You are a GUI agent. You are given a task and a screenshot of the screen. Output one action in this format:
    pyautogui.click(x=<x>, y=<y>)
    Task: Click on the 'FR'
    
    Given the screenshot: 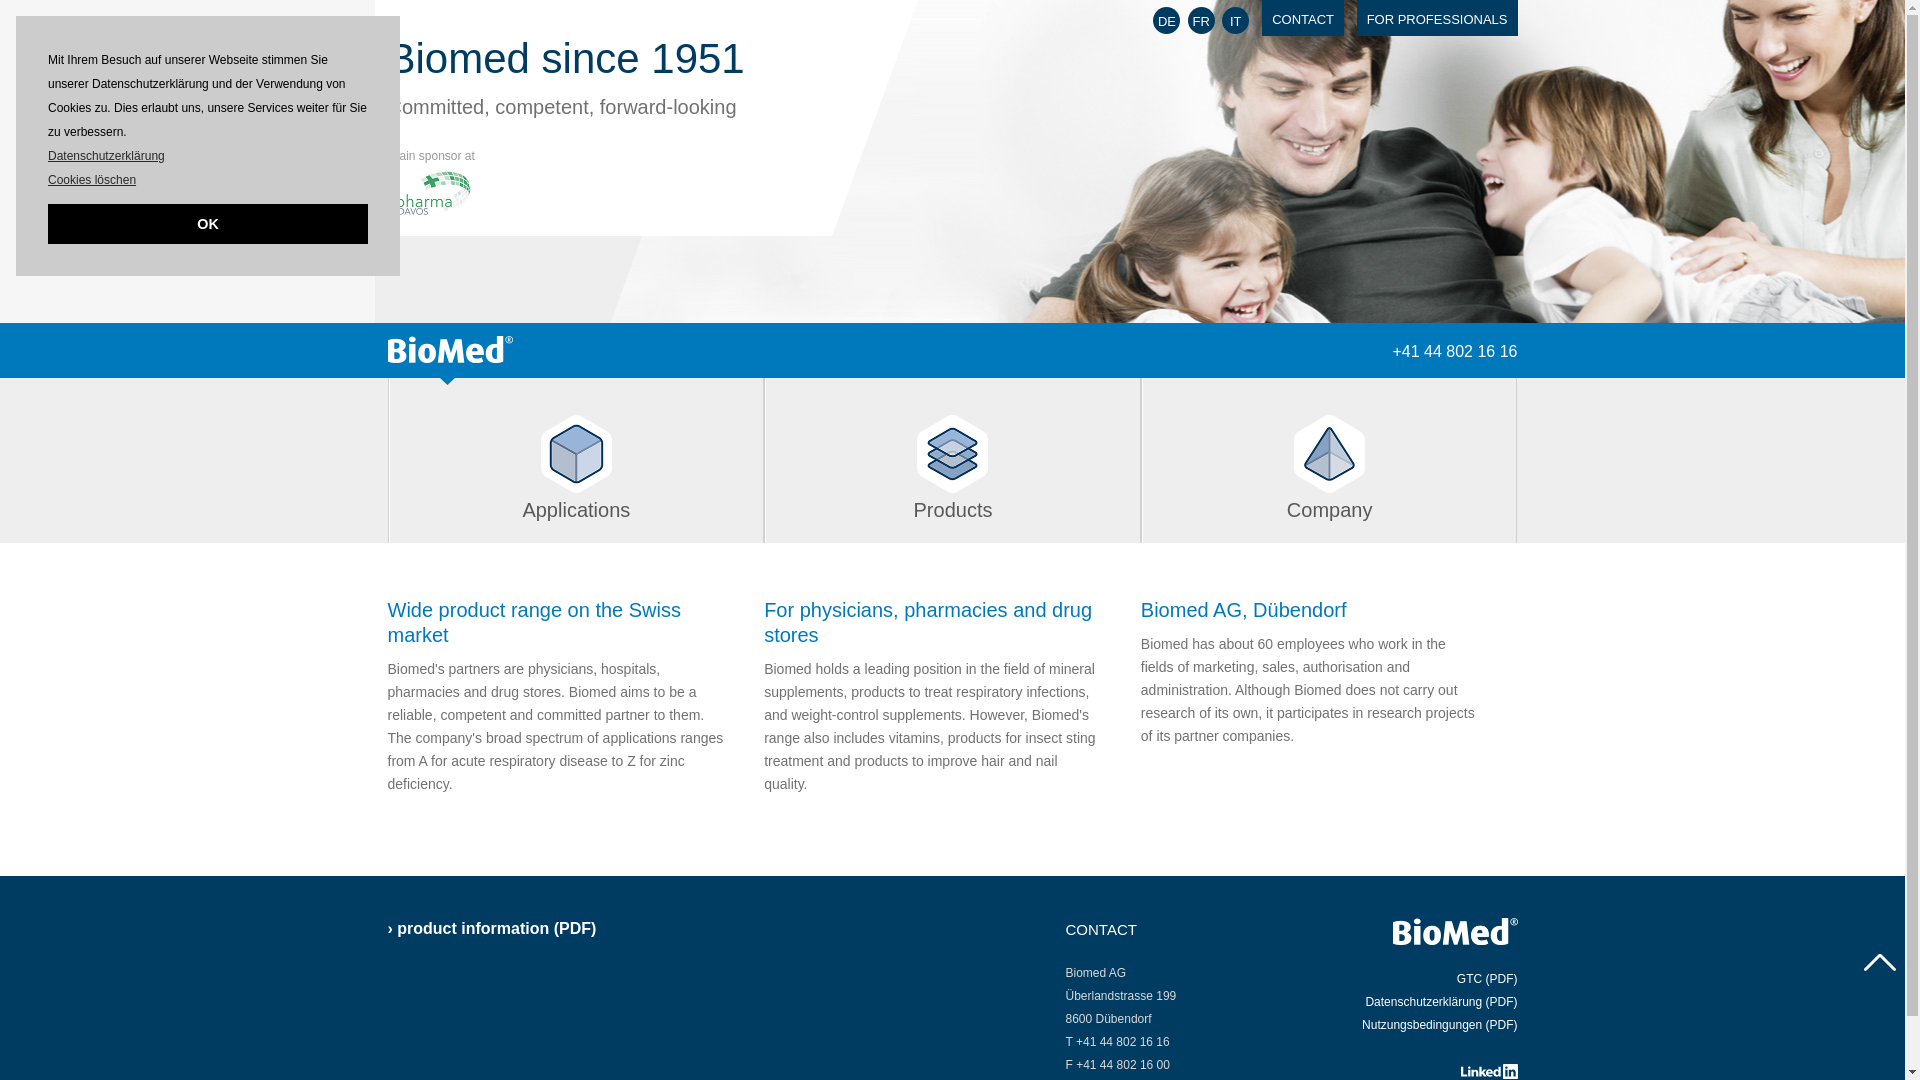 What is the action you would take?
    pyautogui.click(x=1200, y=20)
    